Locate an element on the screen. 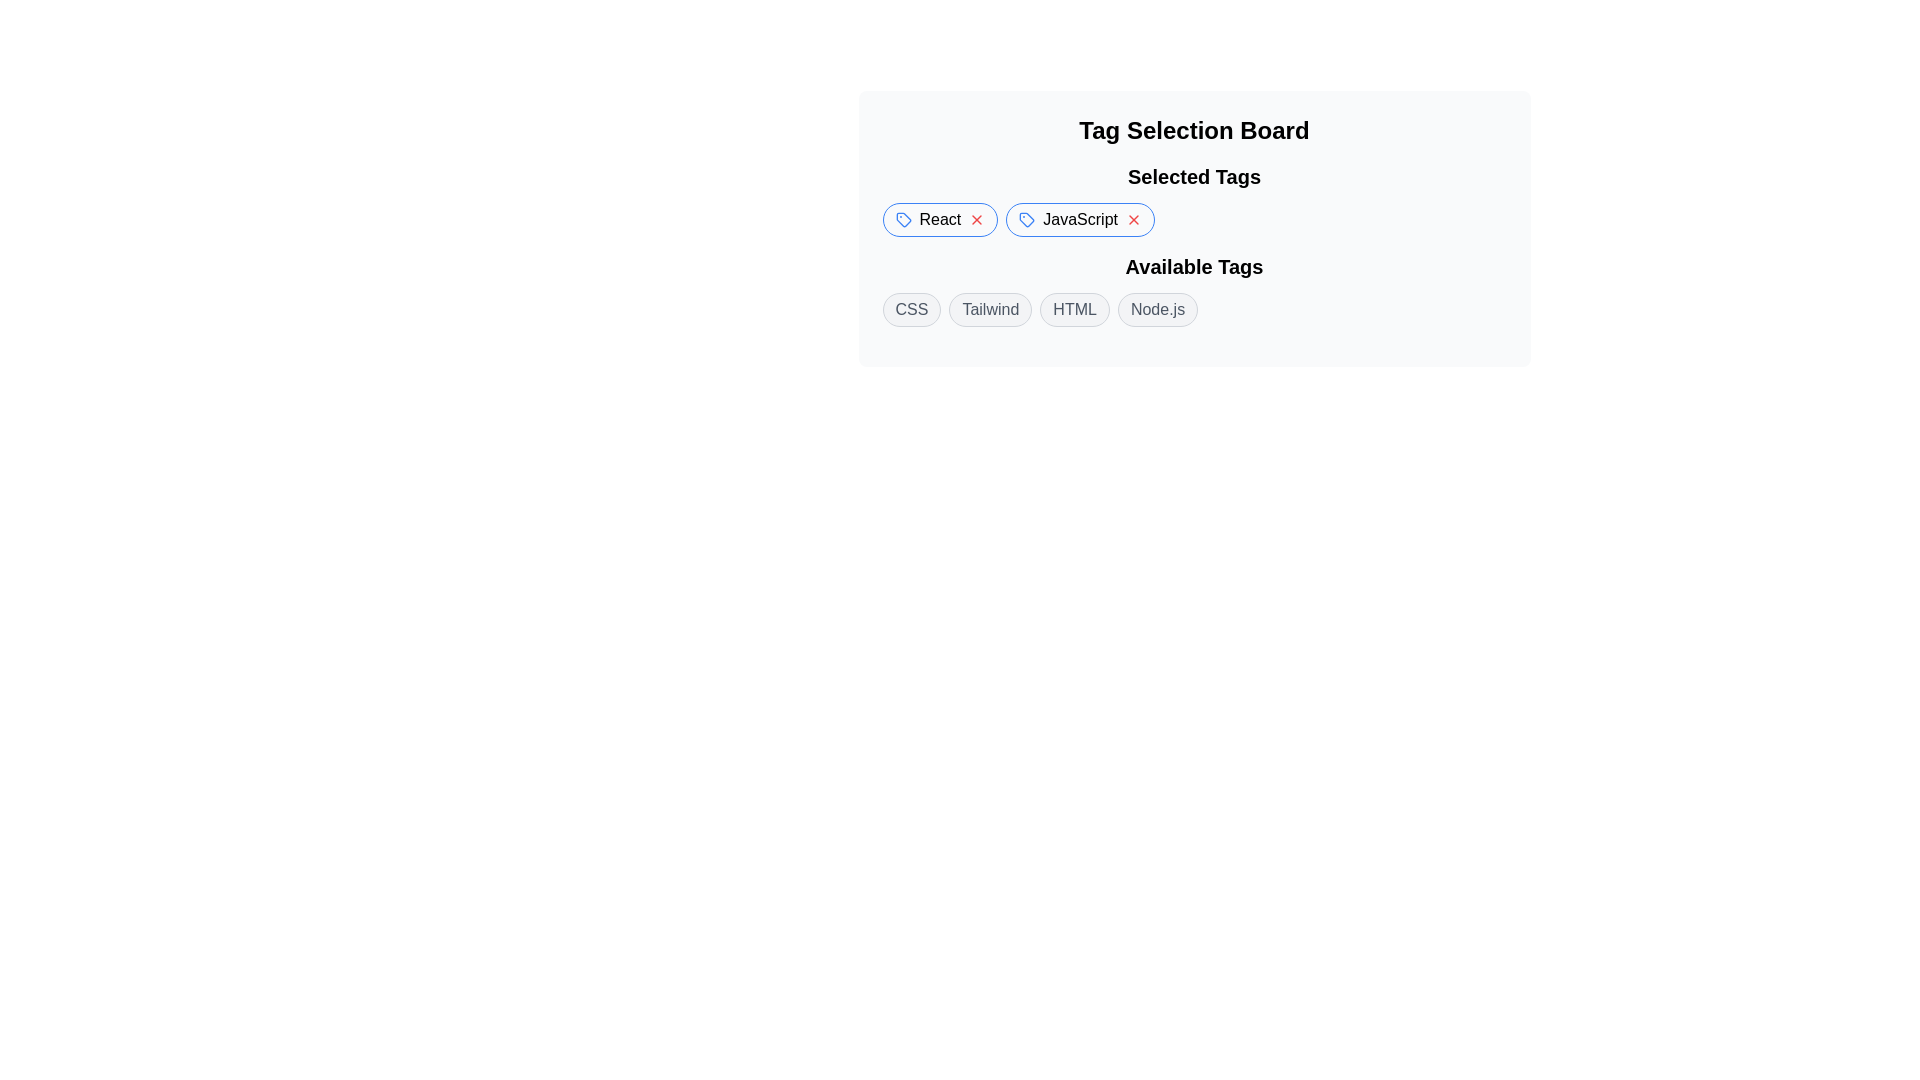 The height and width of the screenshot is (1080, 1920). a tag within the 'Tag Selection Board' is located at coordinates (1194, 289).